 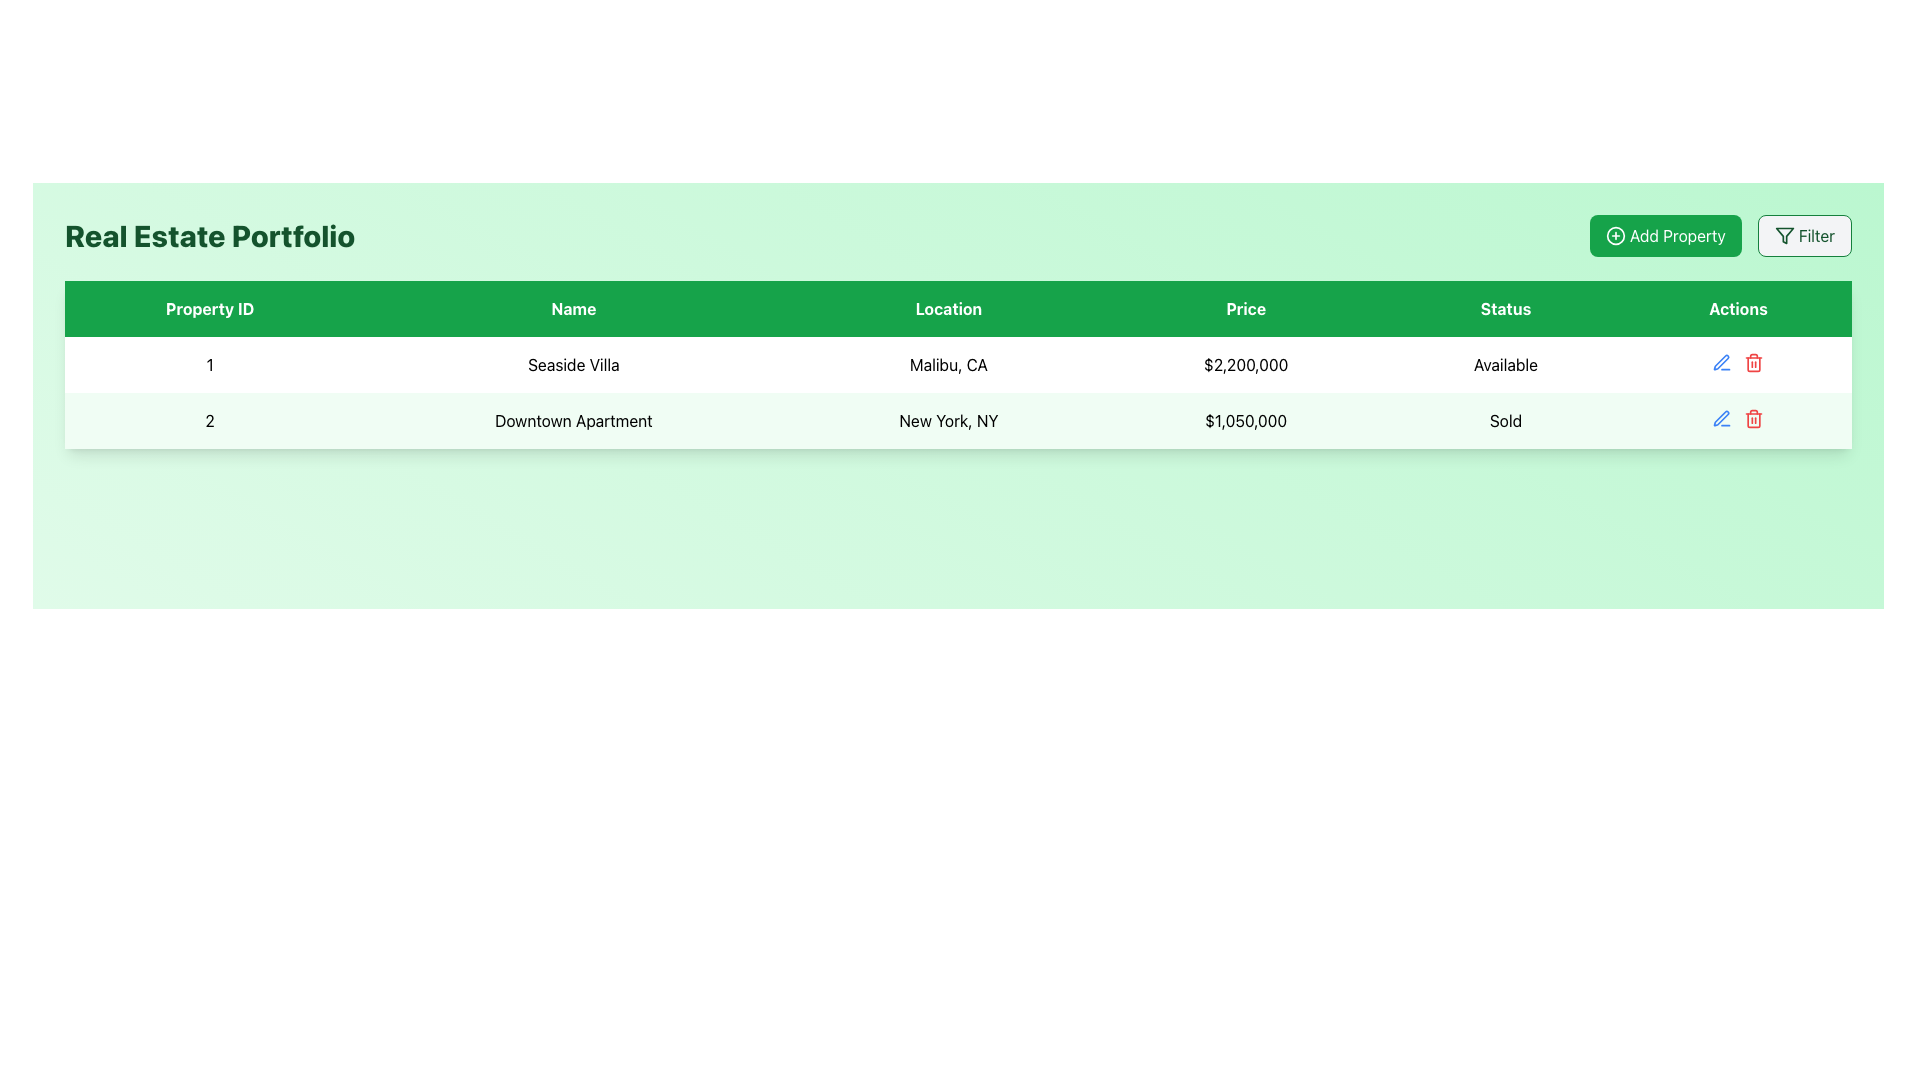 I want to click on the first row of the property table that presents details about 'Seaside Villa', so click(x=957, y=365).